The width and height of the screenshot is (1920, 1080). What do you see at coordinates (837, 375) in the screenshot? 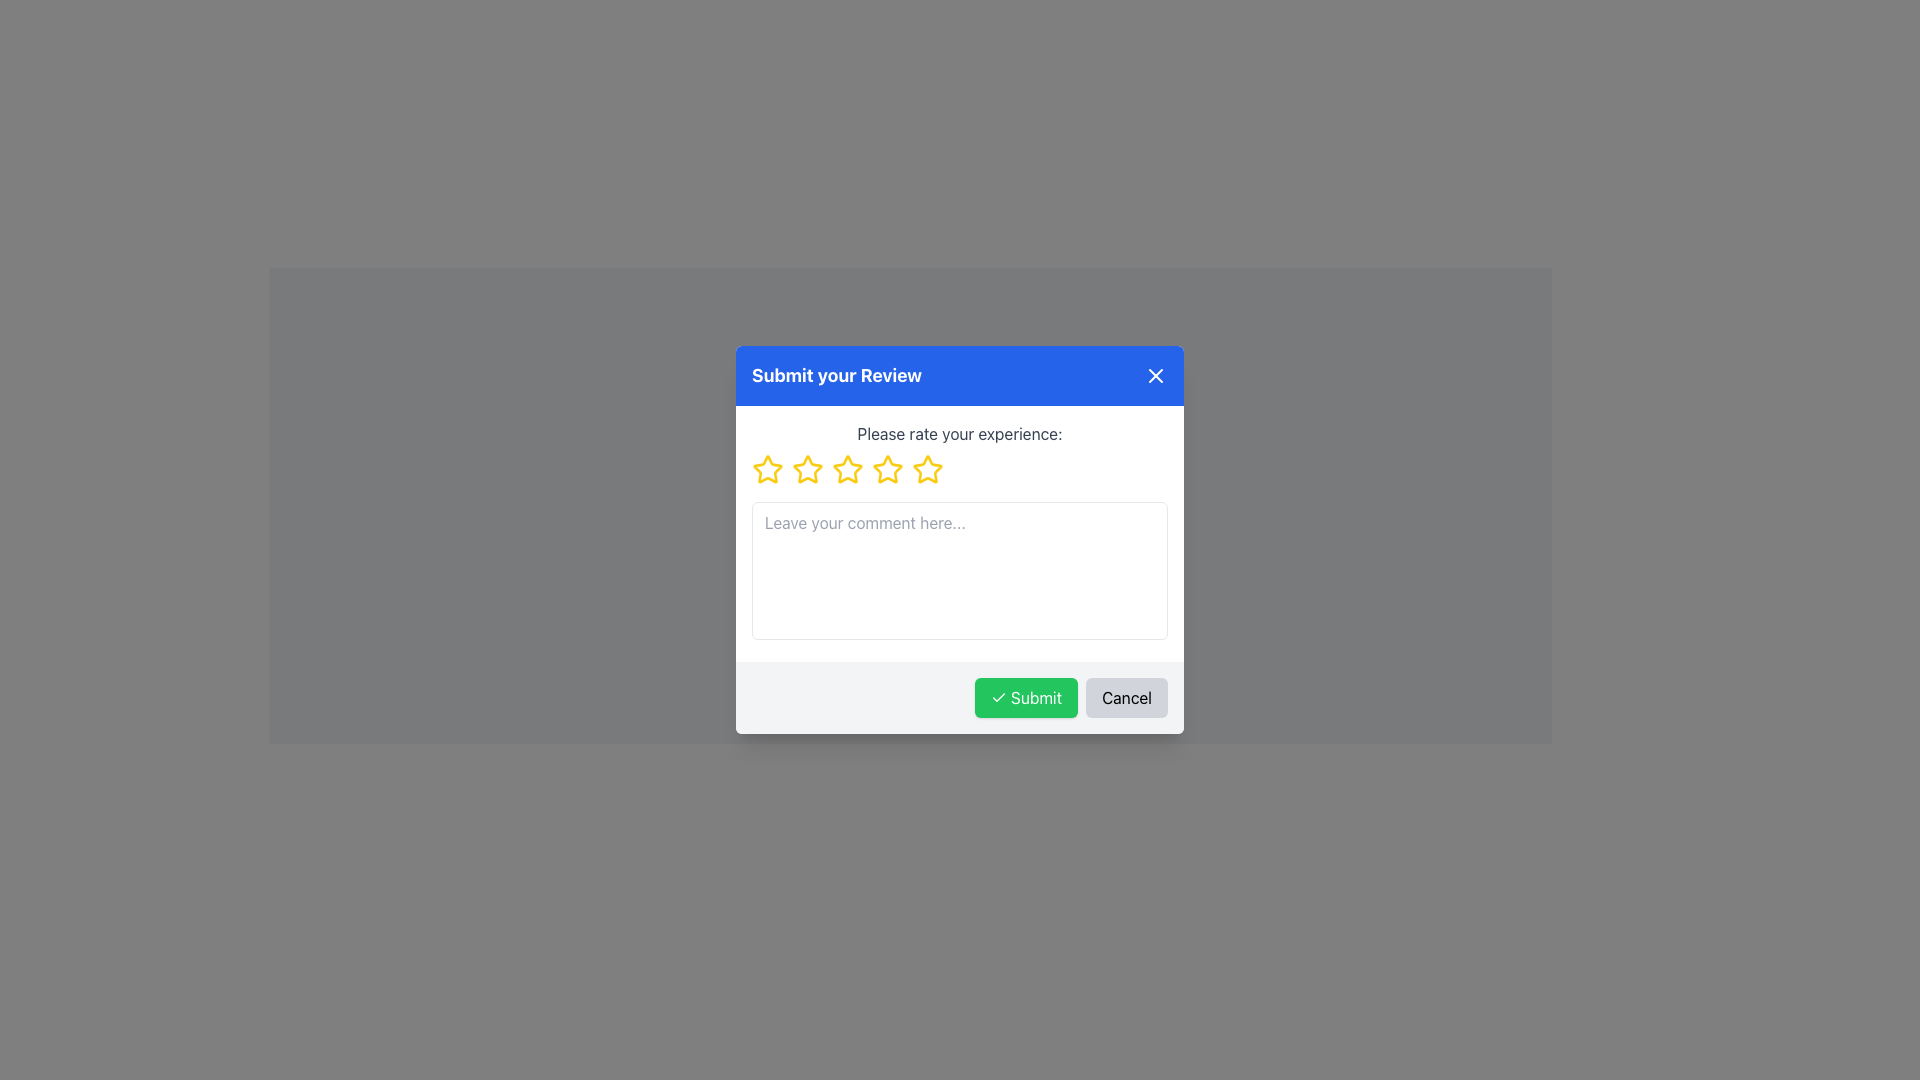
I see `the static text displaying 'Submit your Review', which is styled in bold, large white font against a blue background, located at the top section of the modal window` at bounding box center [837, 375].